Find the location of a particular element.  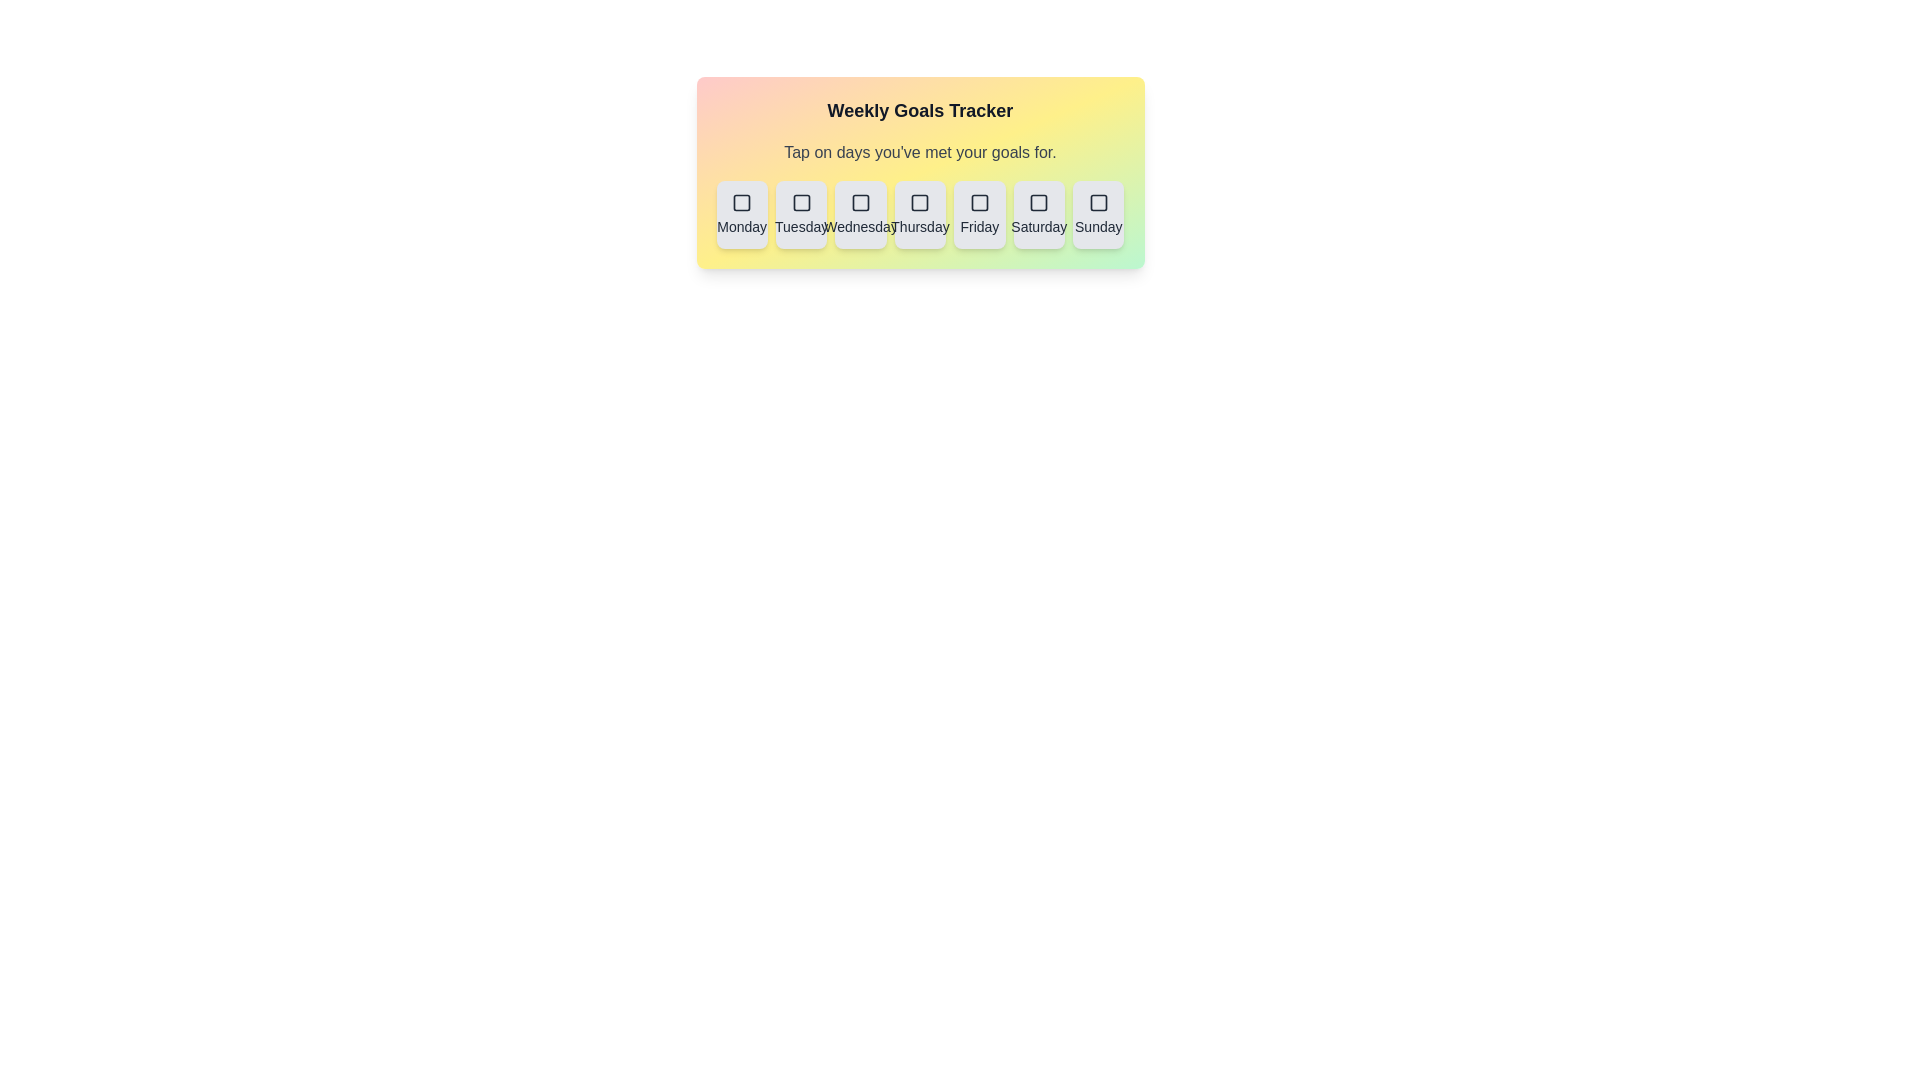

the button labeled Wednesday is located at coordinates (861, 215).